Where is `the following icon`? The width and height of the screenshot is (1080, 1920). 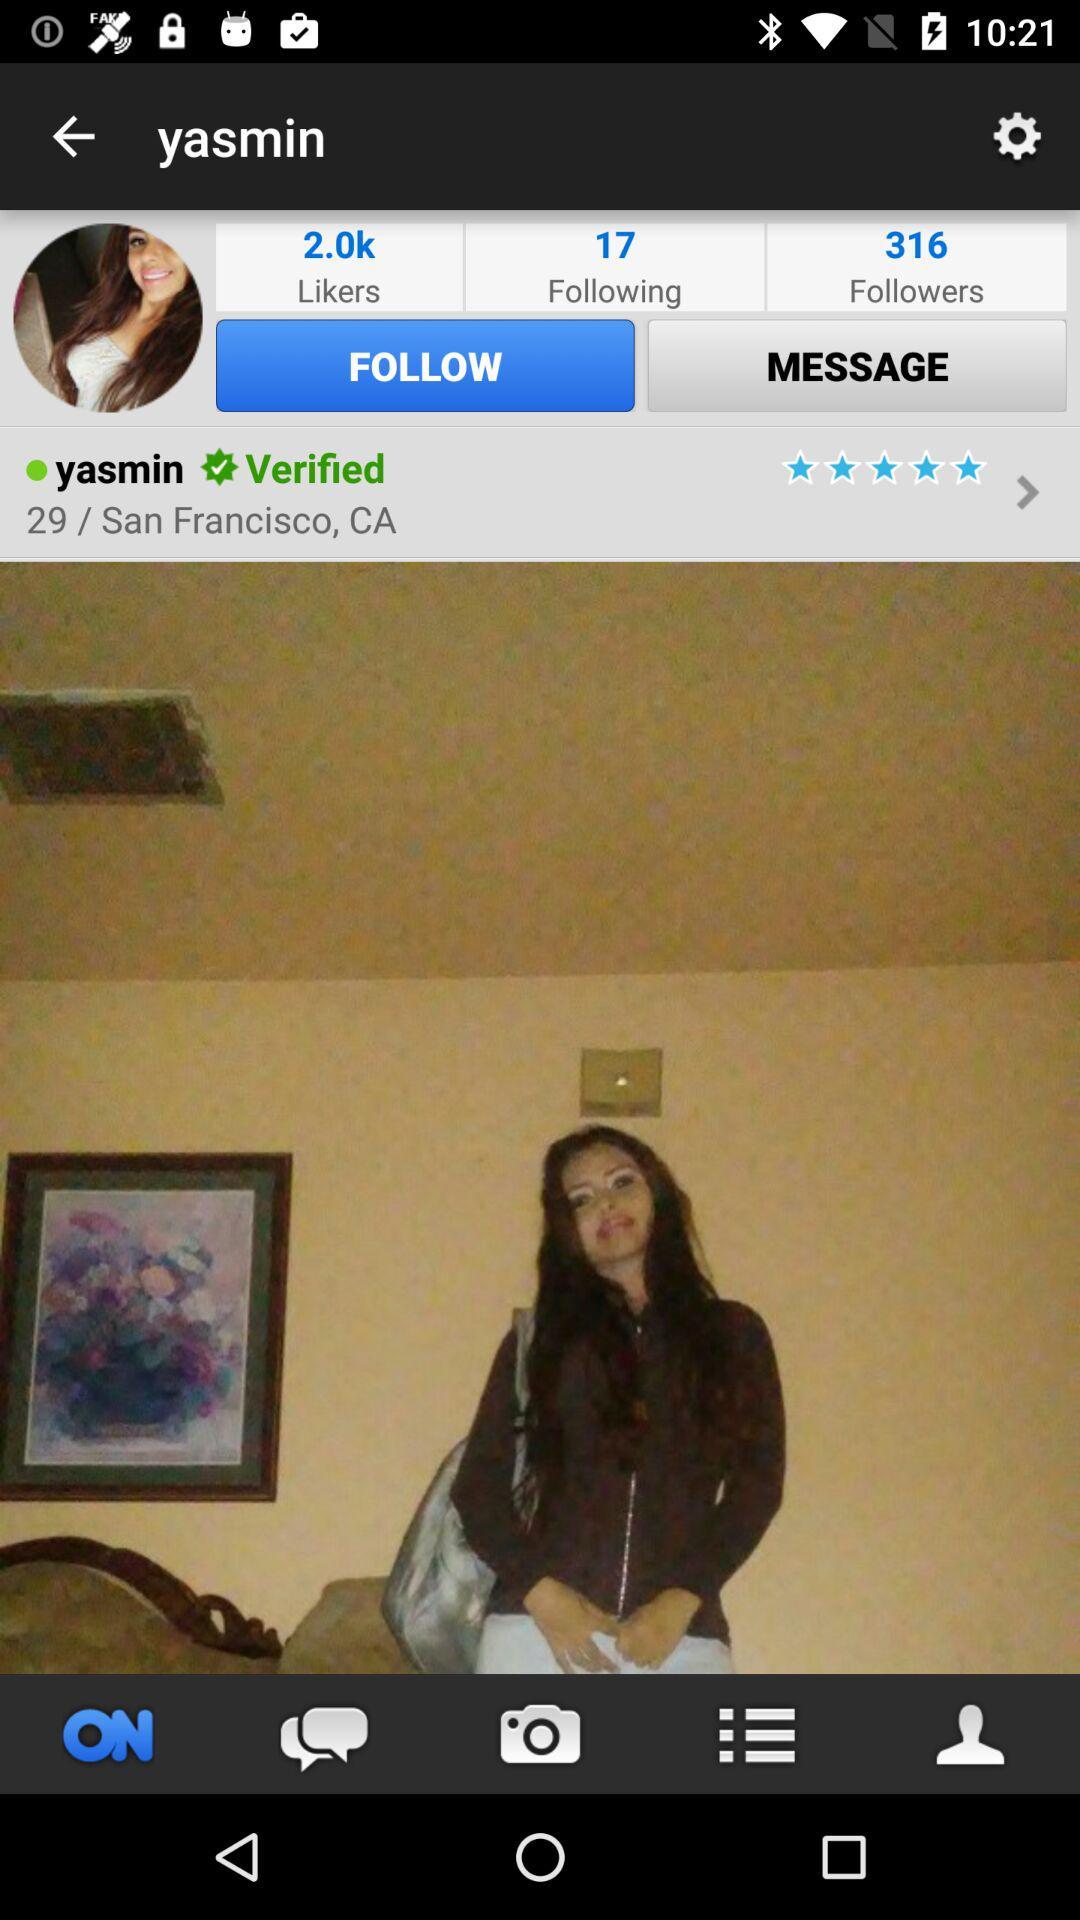
the following icon is located at coordinates (613, 288).